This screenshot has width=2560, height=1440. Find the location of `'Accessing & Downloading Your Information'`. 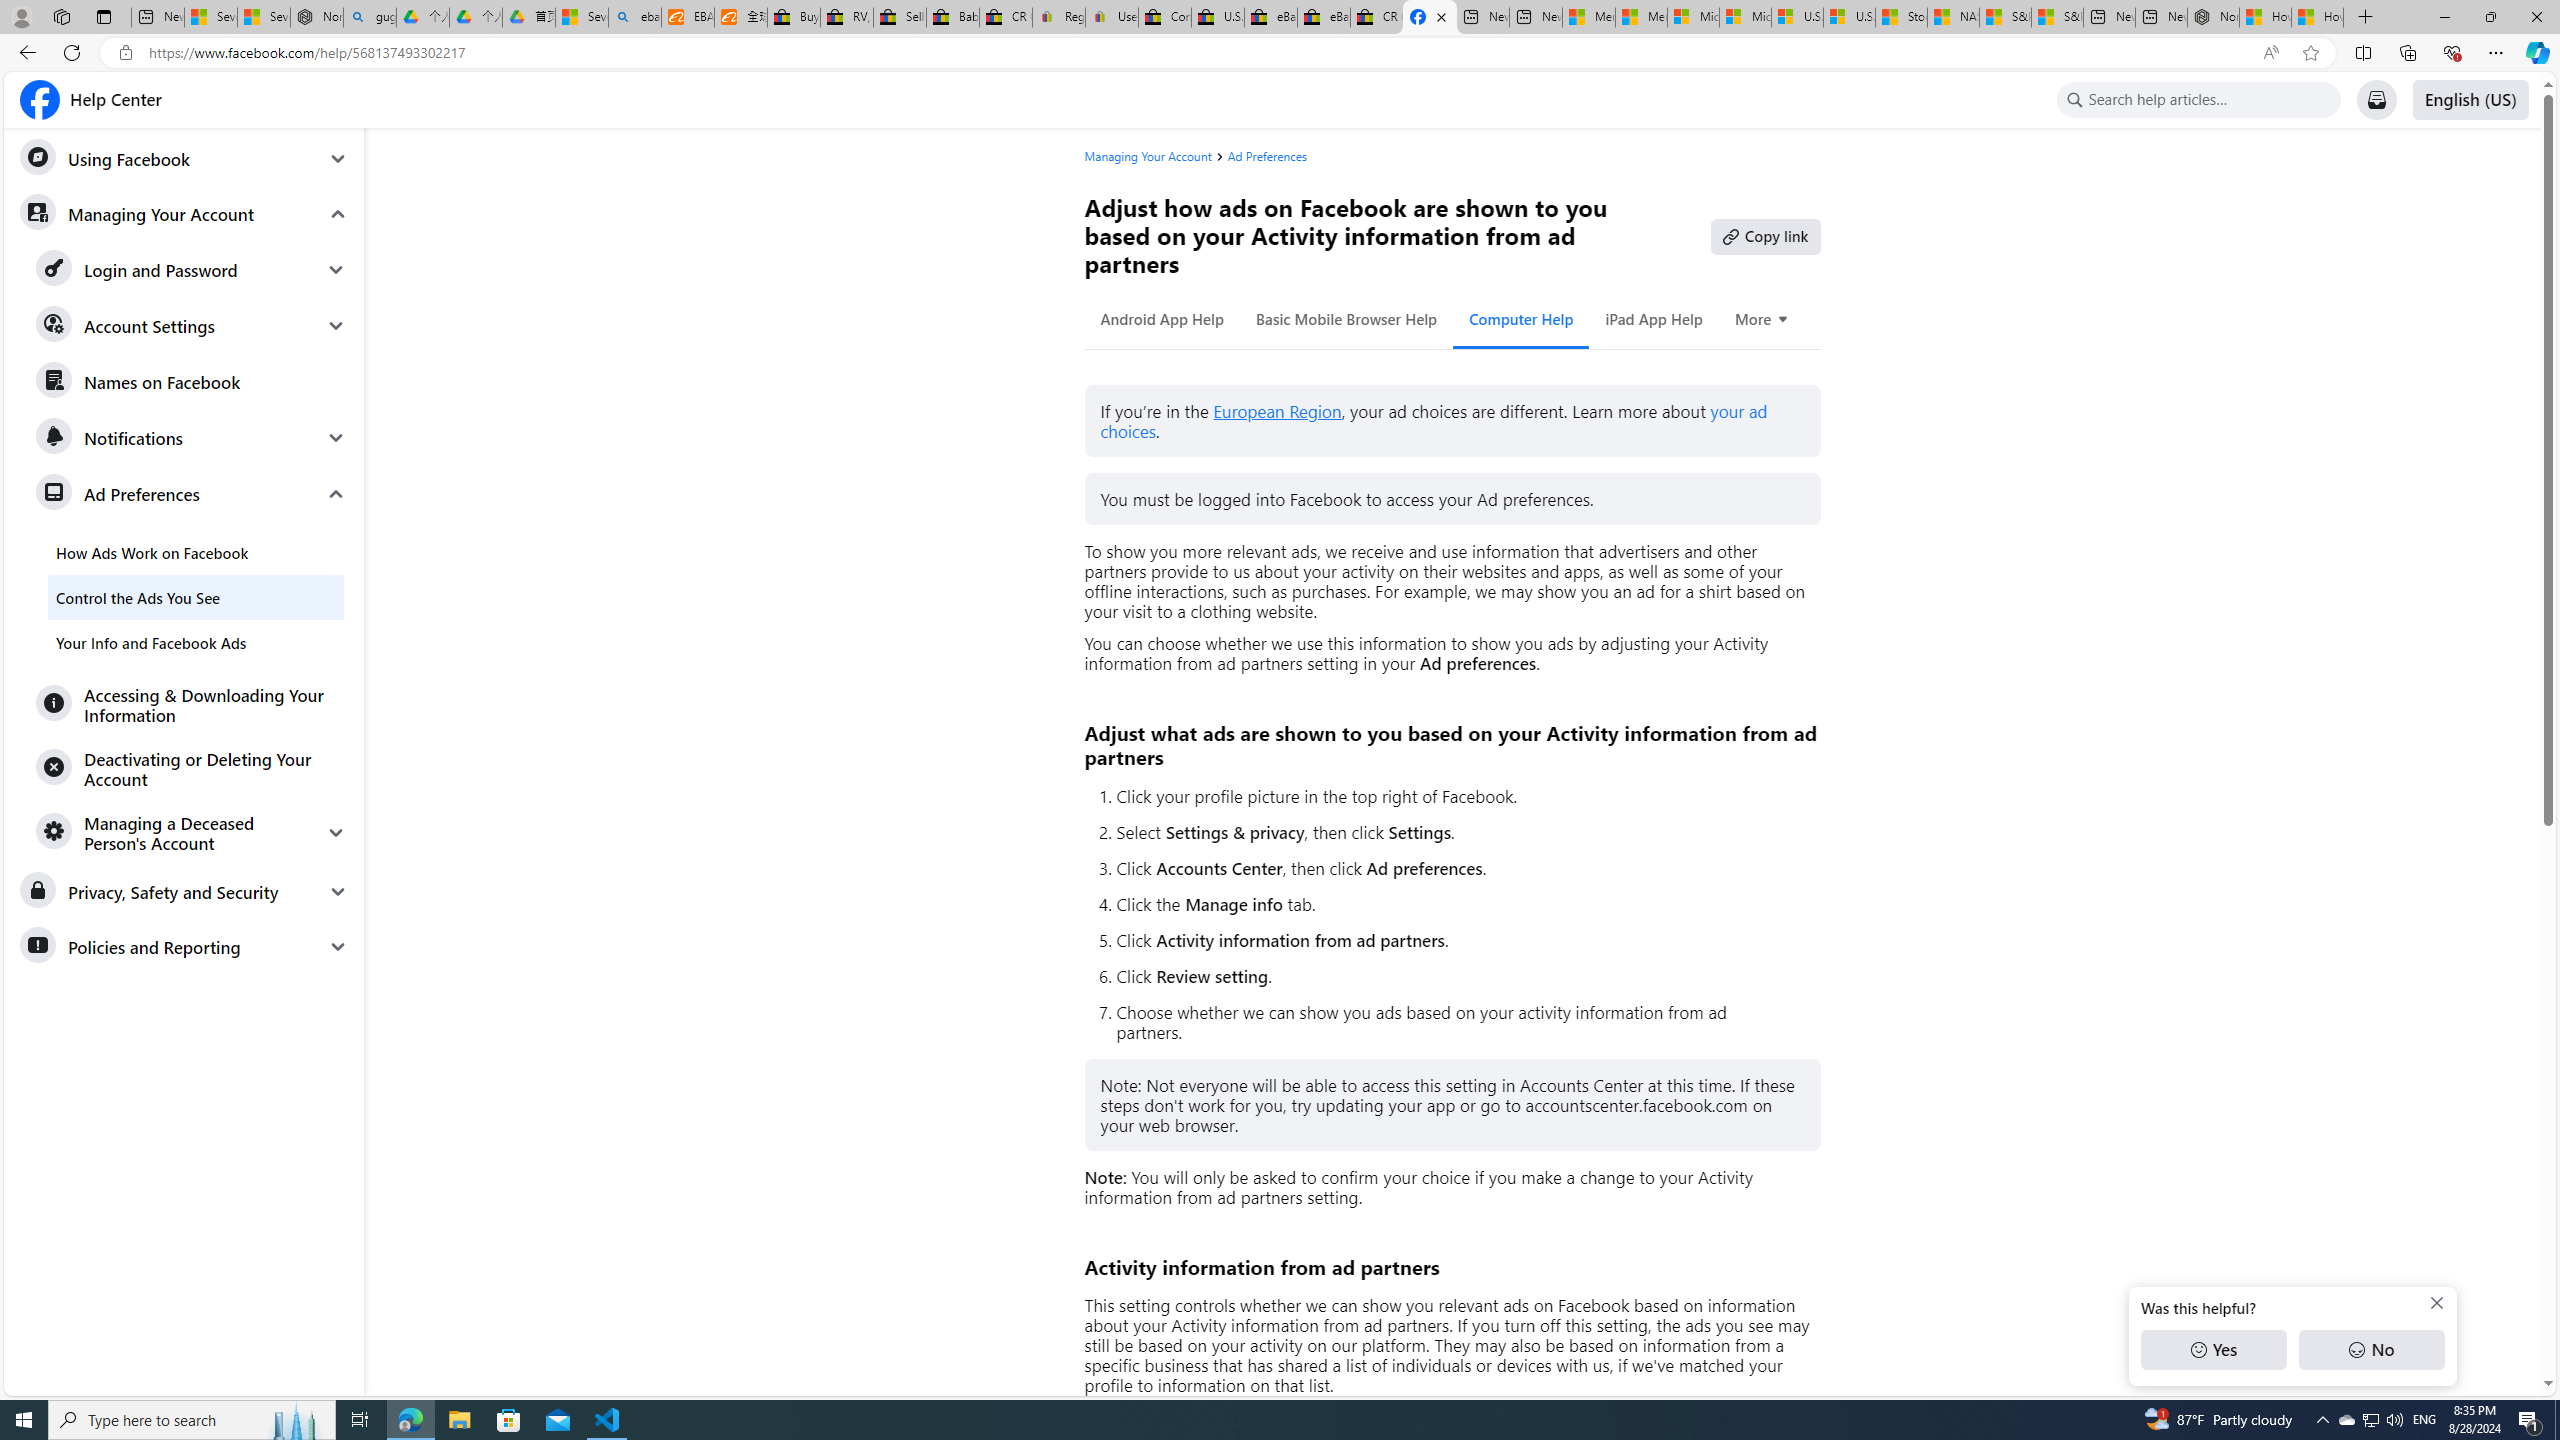

'Accessing & Downloading Your Information' is located at coordinates (191, 704).